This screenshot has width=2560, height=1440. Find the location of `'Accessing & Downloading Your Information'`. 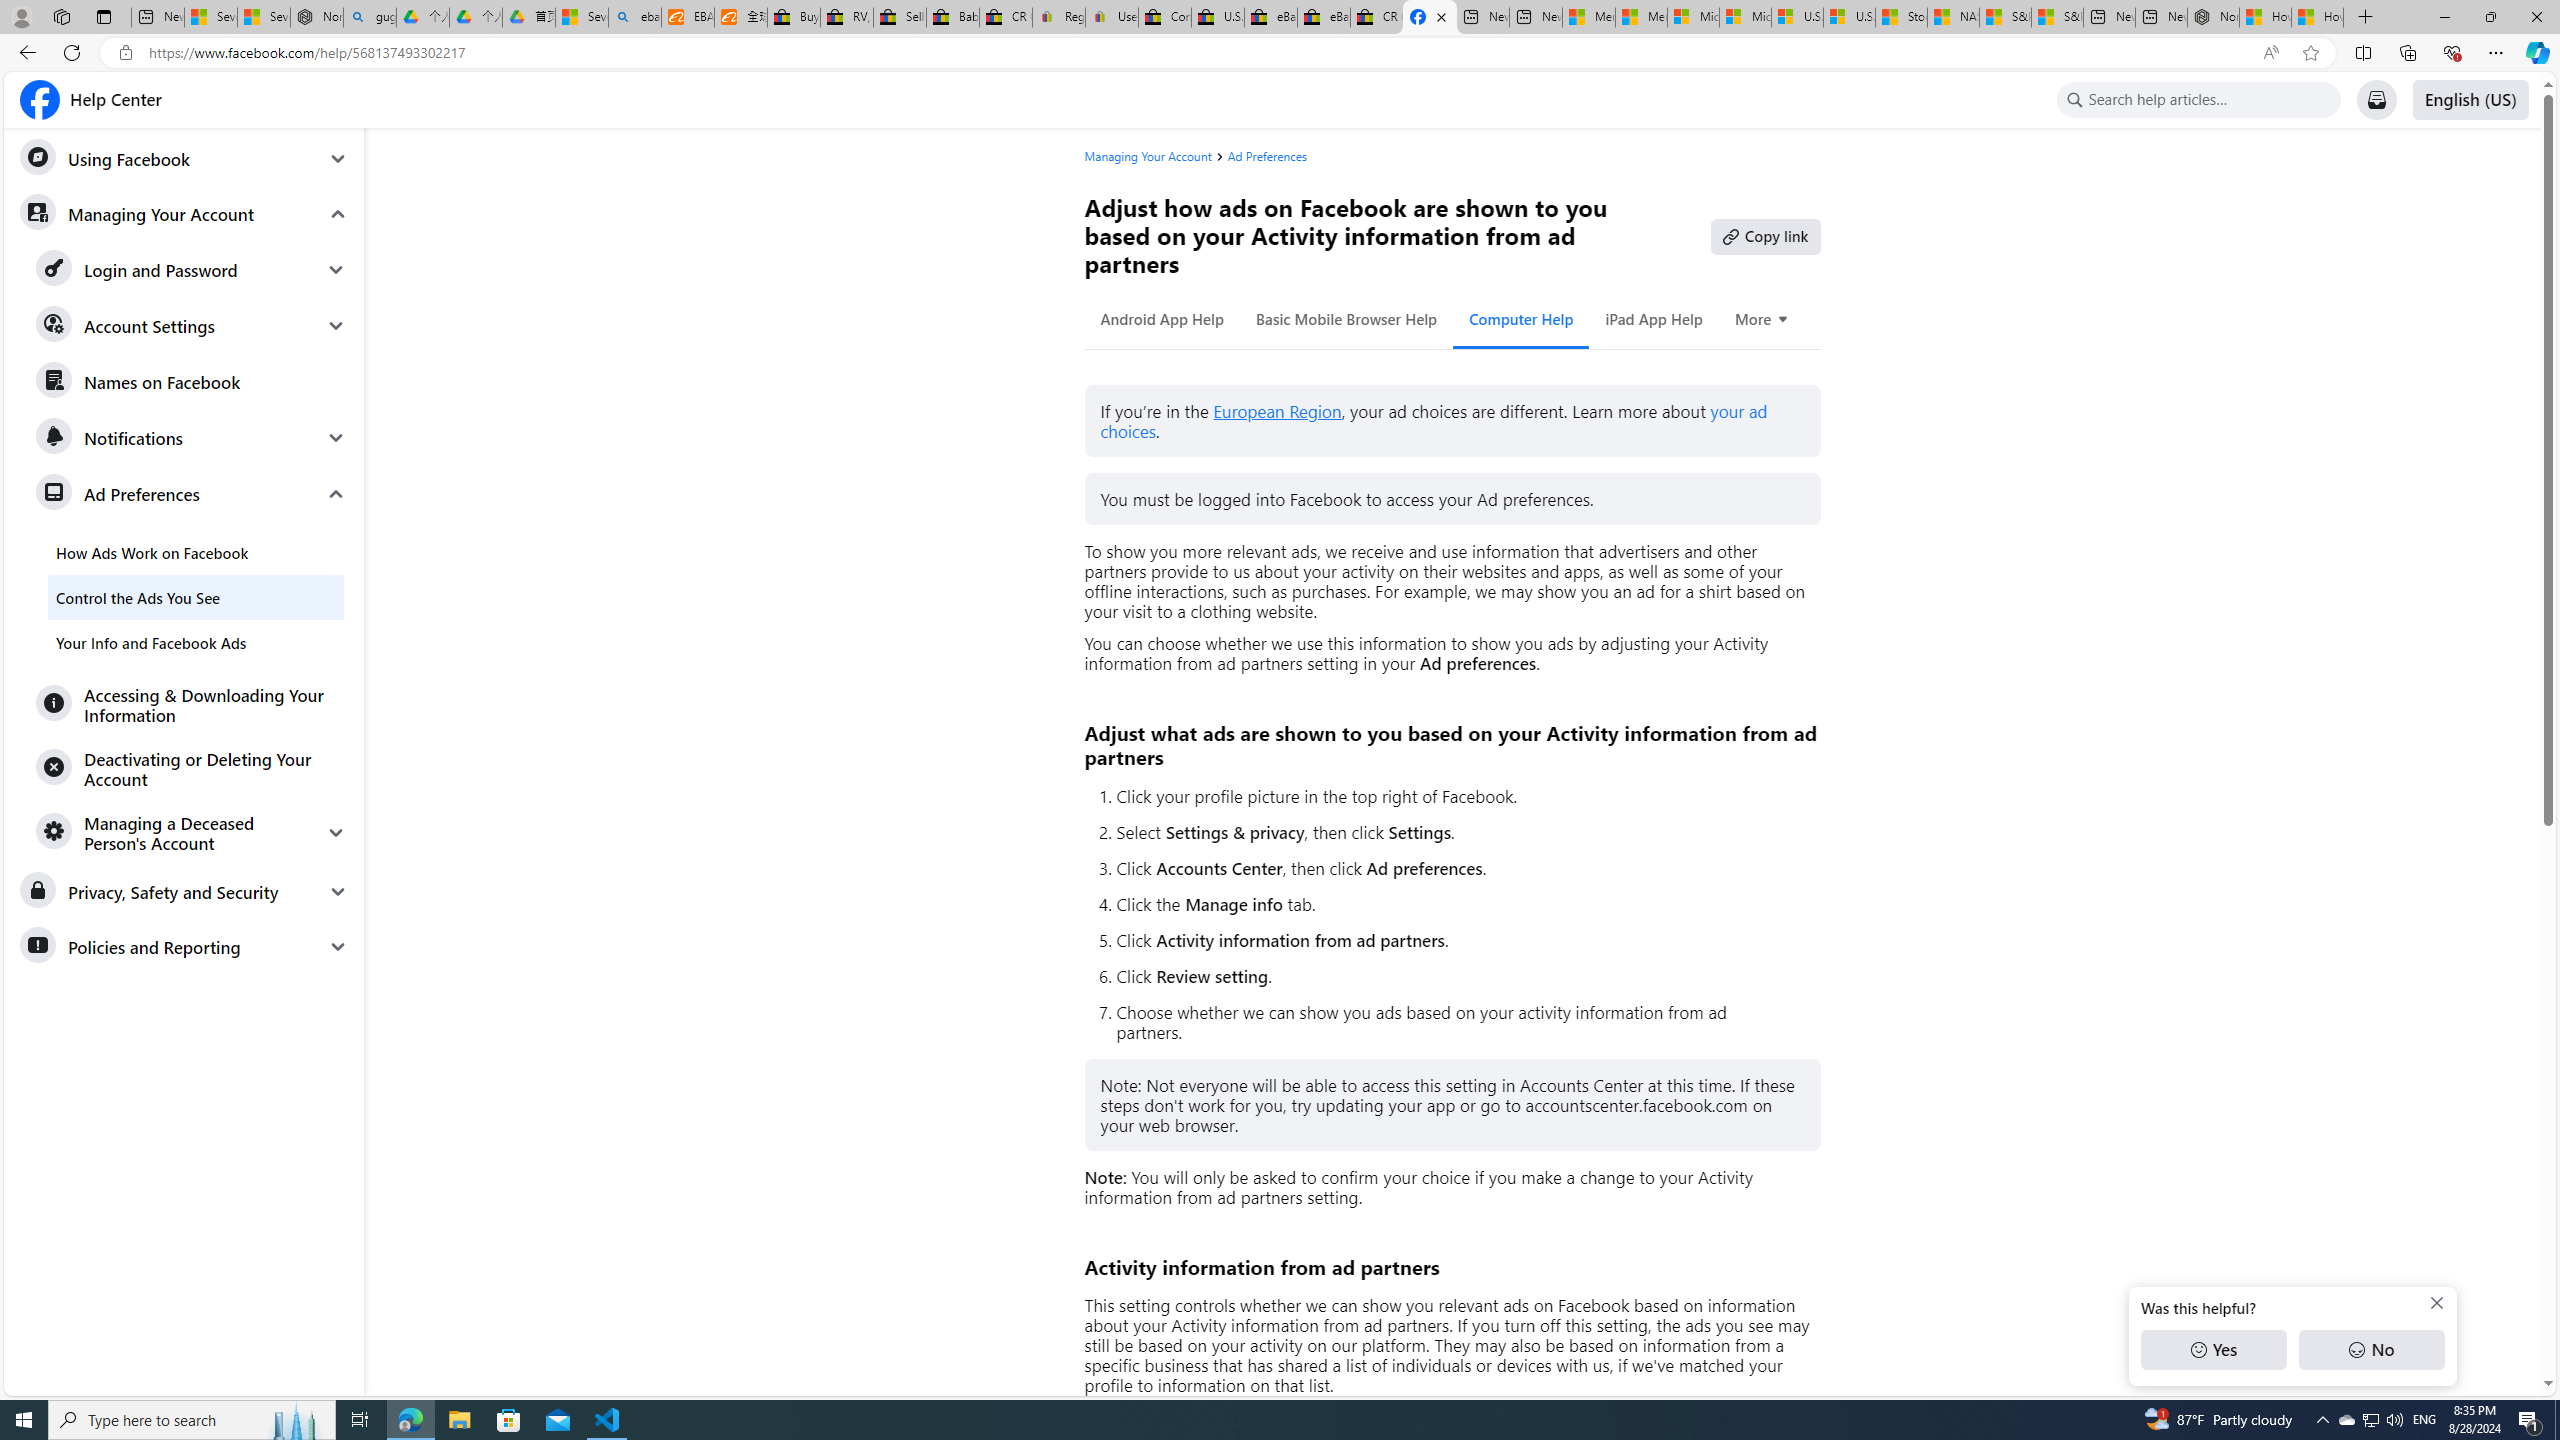

'Accessing & Downloading Your Information' is located at coordinates (191, 704).